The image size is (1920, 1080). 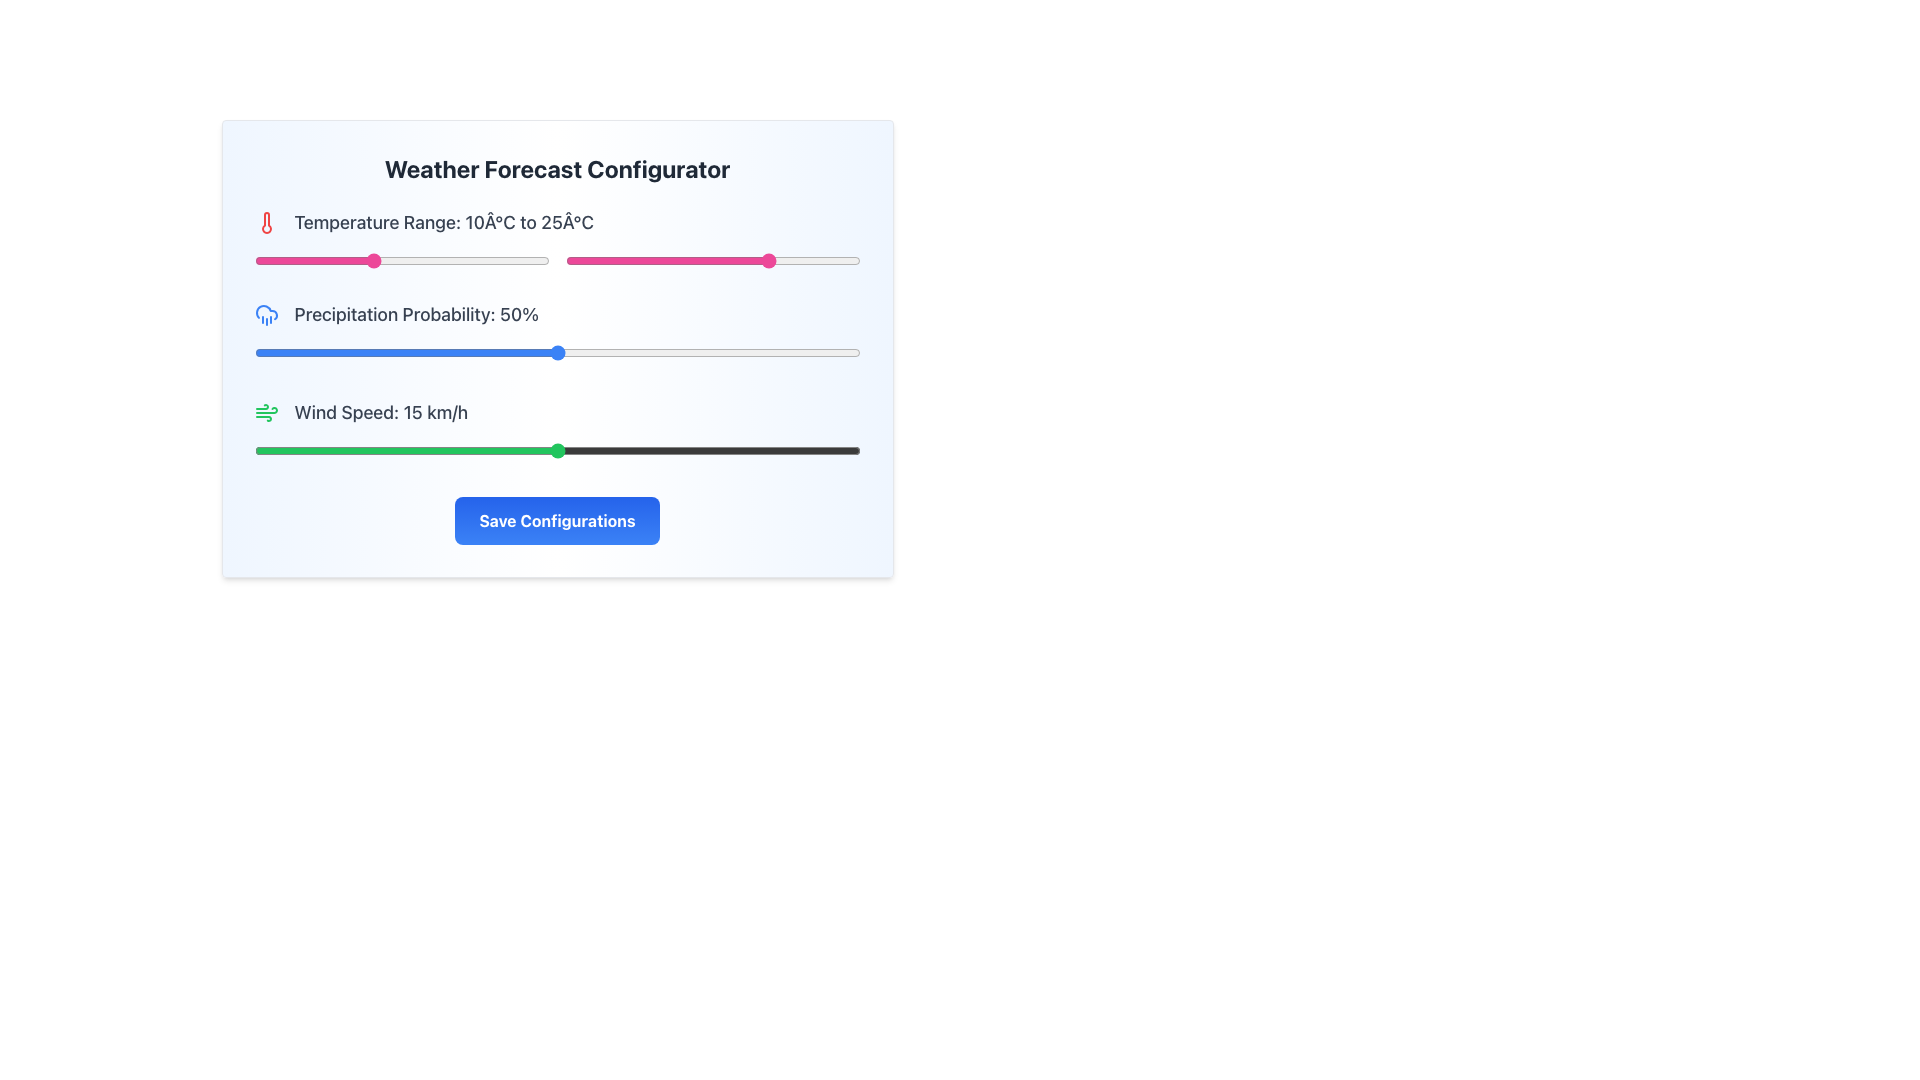 I want to click on the dual-range slider located below the label 'Temperature Range: 10°C to 25°C', so click(x=557, y=260).